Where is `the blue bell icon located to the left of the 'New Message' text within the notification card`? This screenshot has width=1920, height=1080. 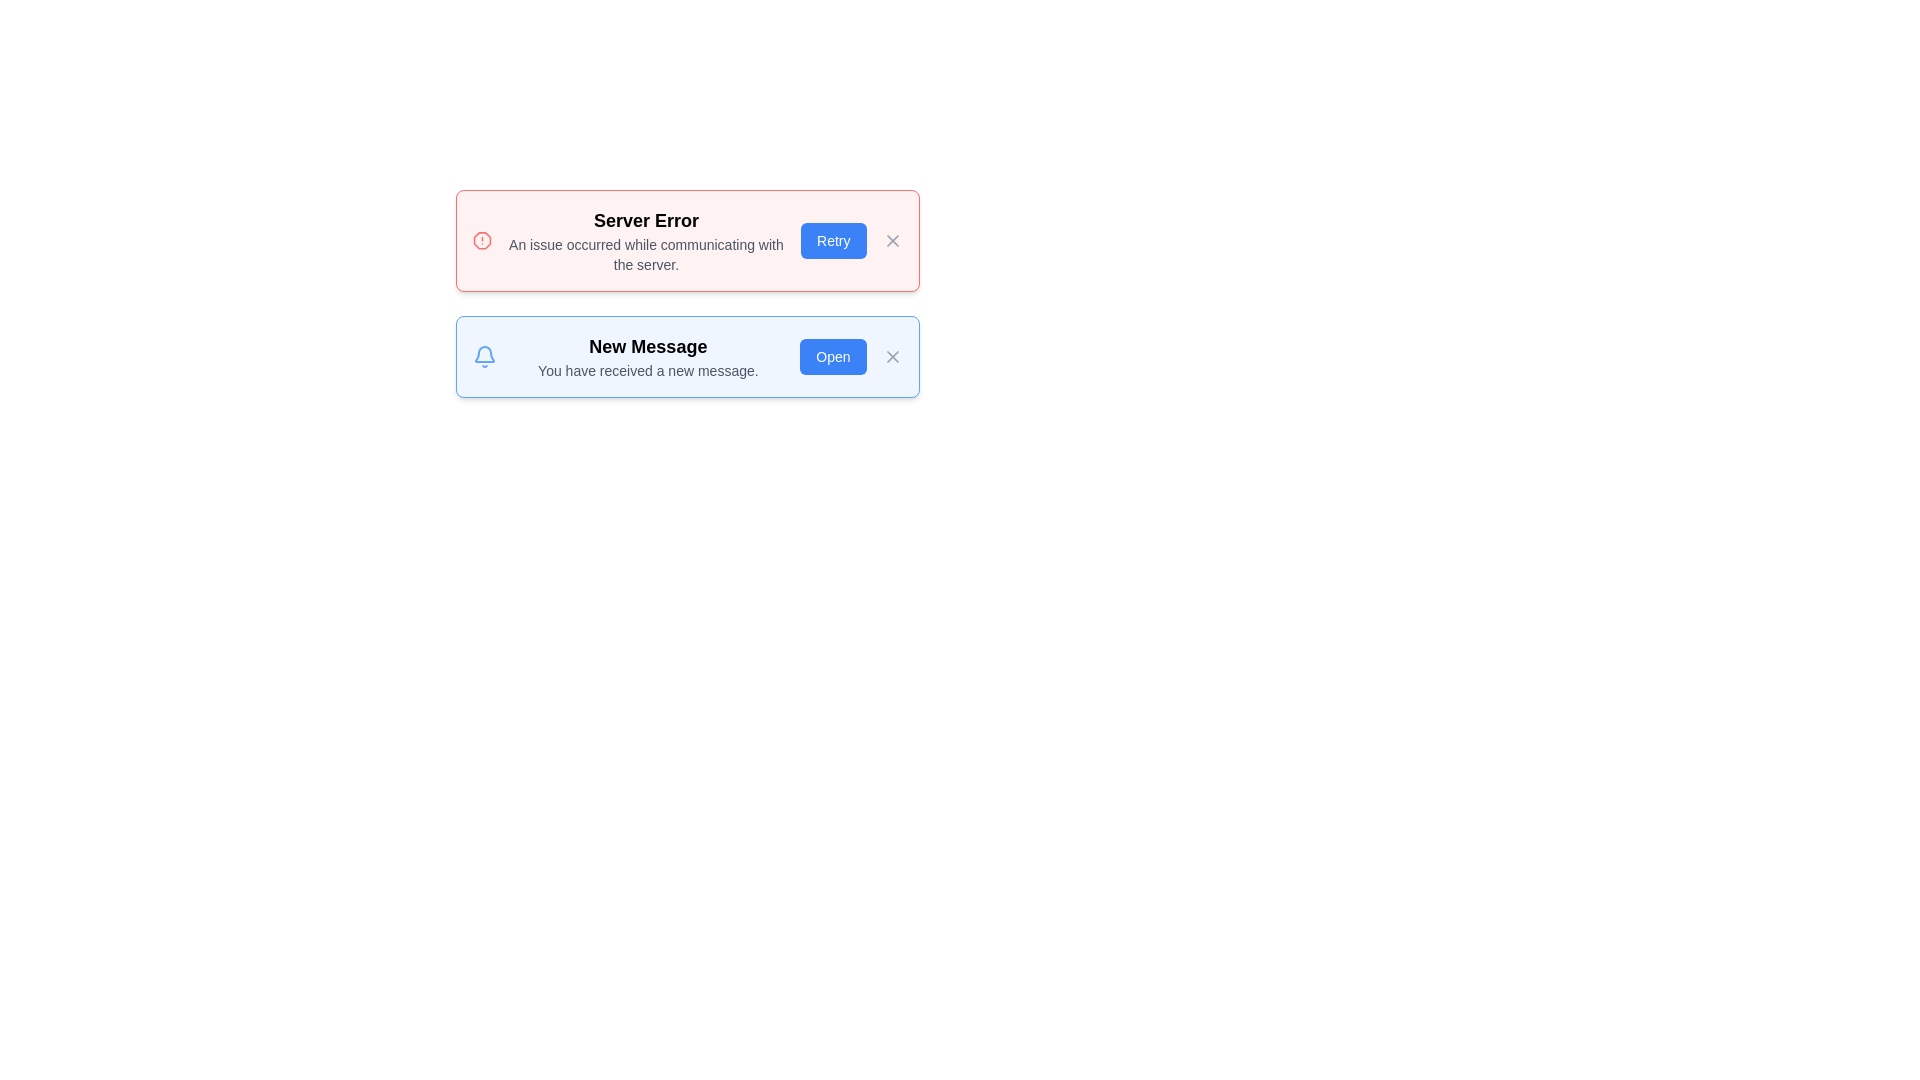
the blue bell icon located to the left of the 'New Message' text within the notification card is located at coordinates (484, 356).